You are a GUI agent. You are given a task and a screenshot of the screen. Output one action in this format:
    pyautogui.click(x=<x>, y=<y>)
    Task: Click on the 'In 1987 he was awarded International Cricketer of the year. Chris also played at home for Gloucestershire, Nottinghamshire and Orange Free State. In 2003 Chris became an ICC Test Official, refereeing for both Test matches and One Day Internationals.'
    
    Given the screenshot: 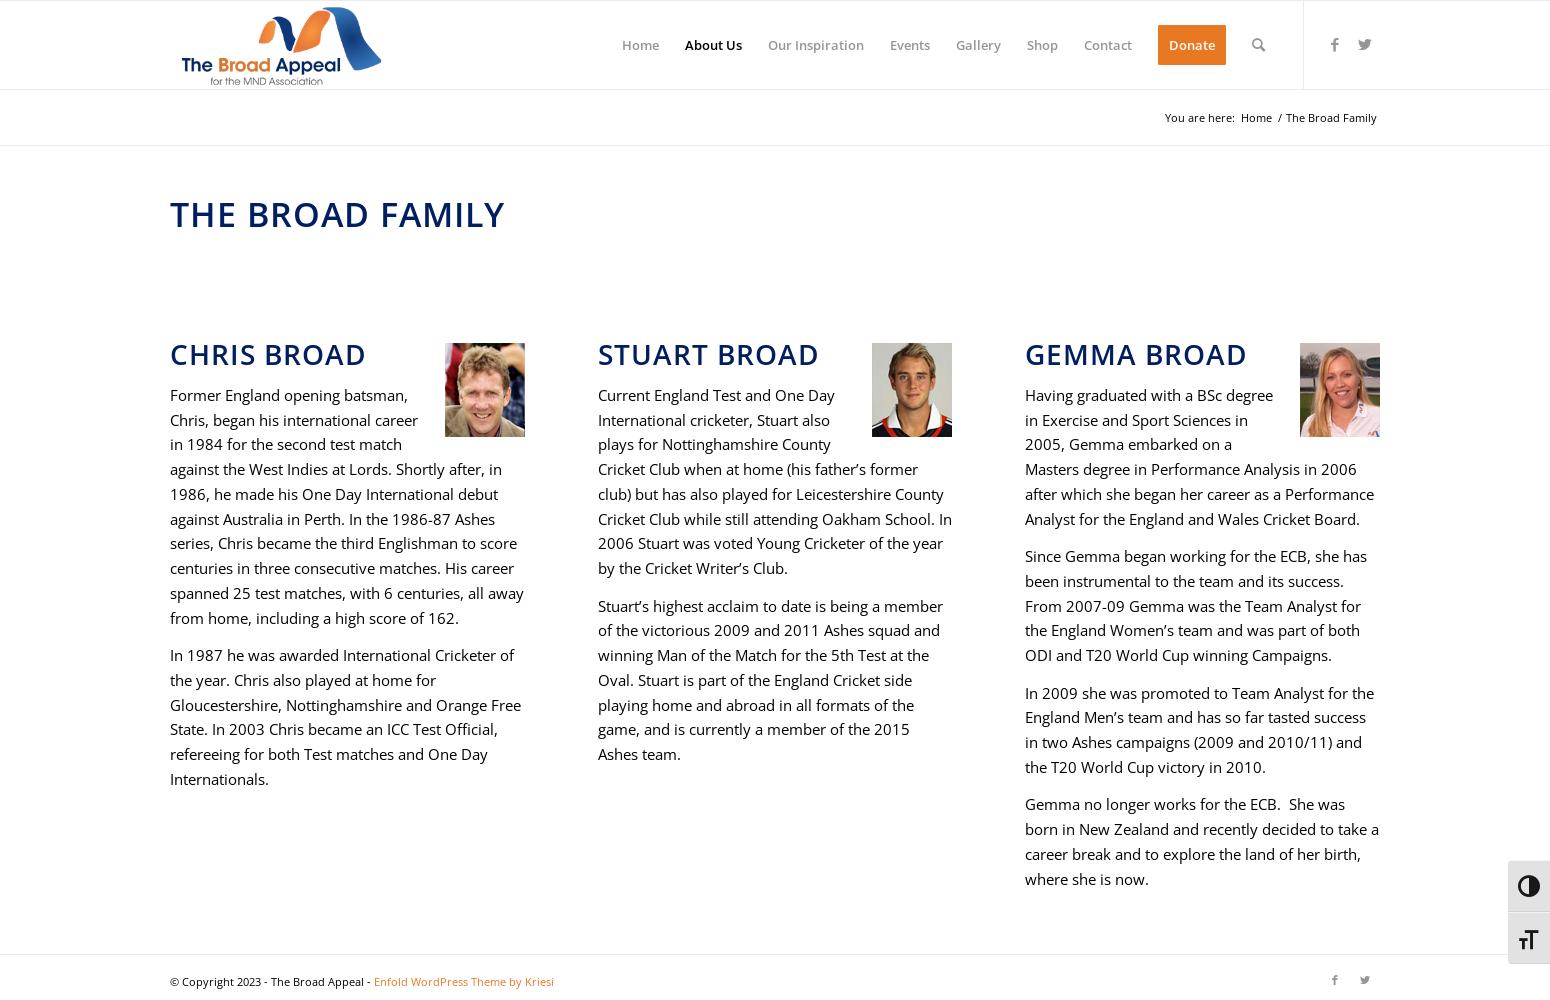 What is the action you would take?
    pyautogui.click(x=344, y=715)
    